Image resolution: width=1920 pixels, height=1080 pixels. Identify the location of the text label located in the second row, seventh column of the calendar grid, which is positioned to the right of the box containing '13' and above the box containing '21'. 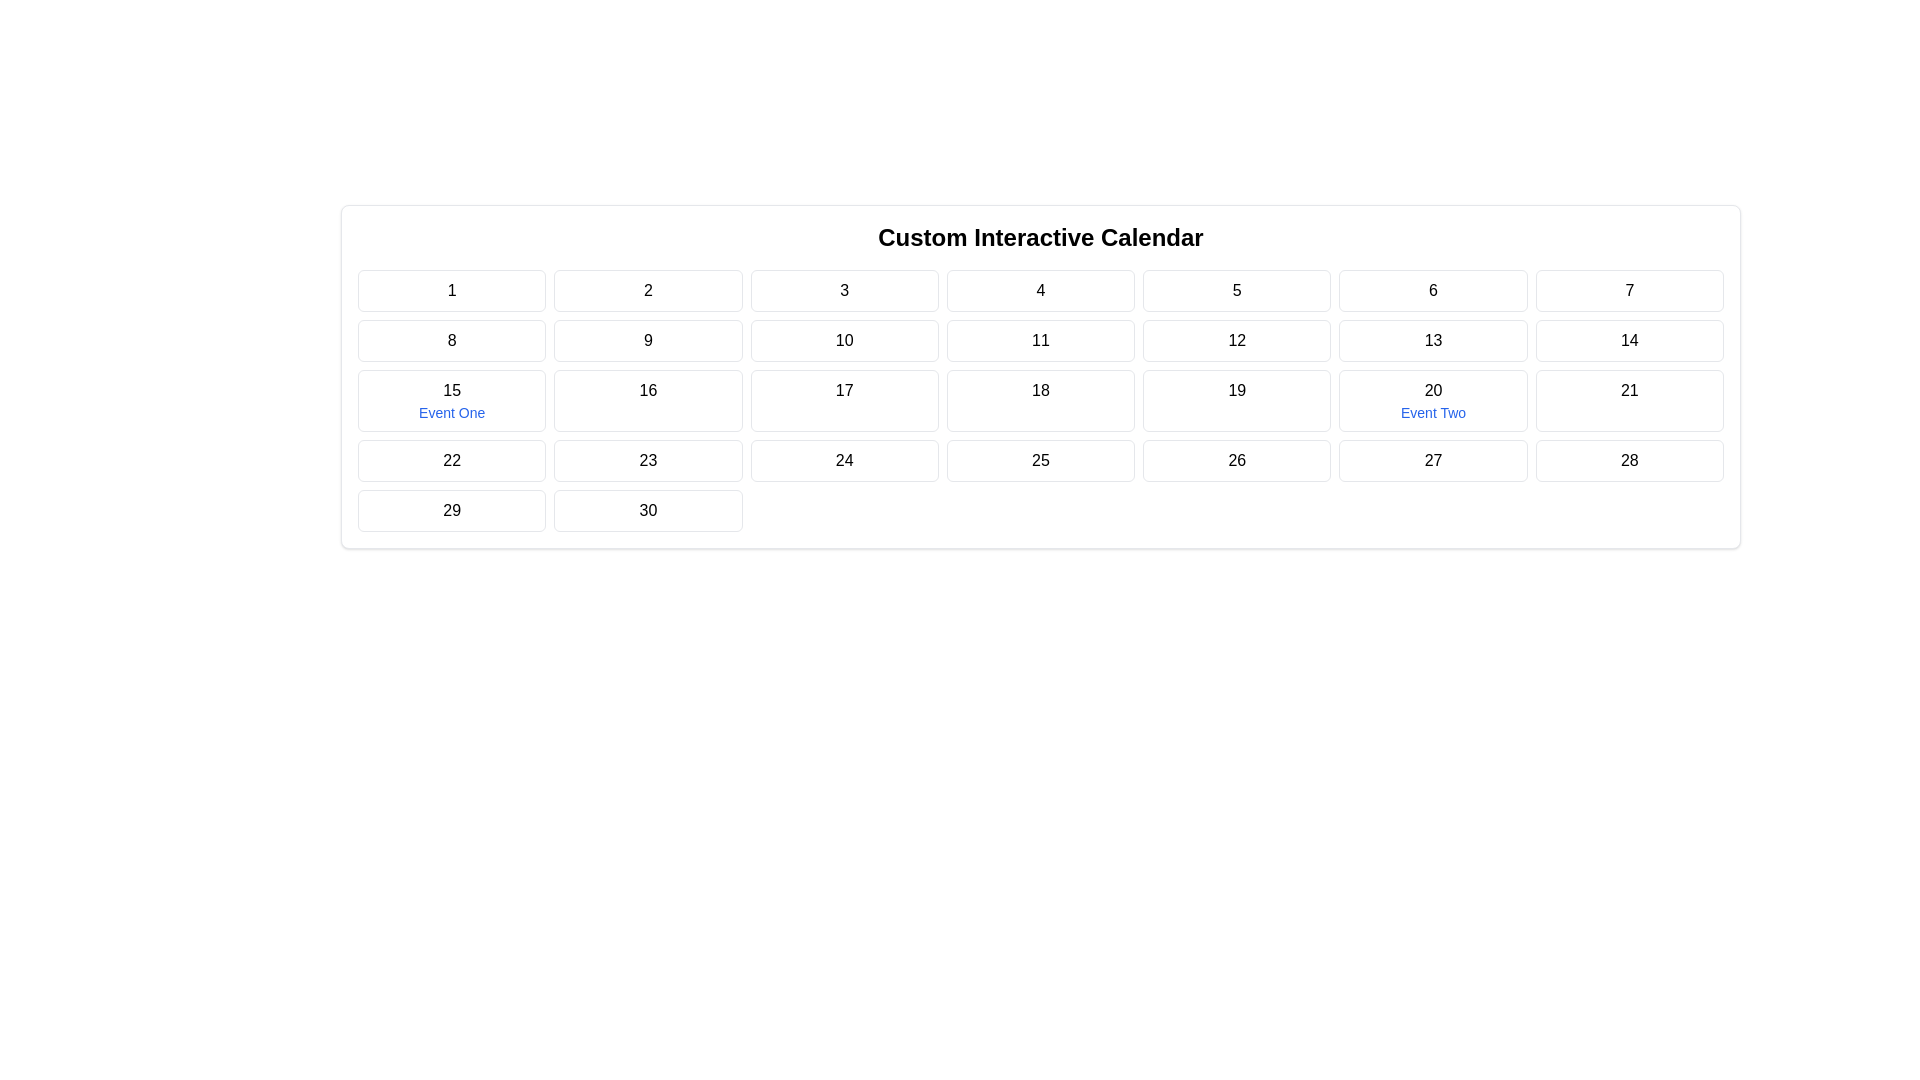
(1629, 339).